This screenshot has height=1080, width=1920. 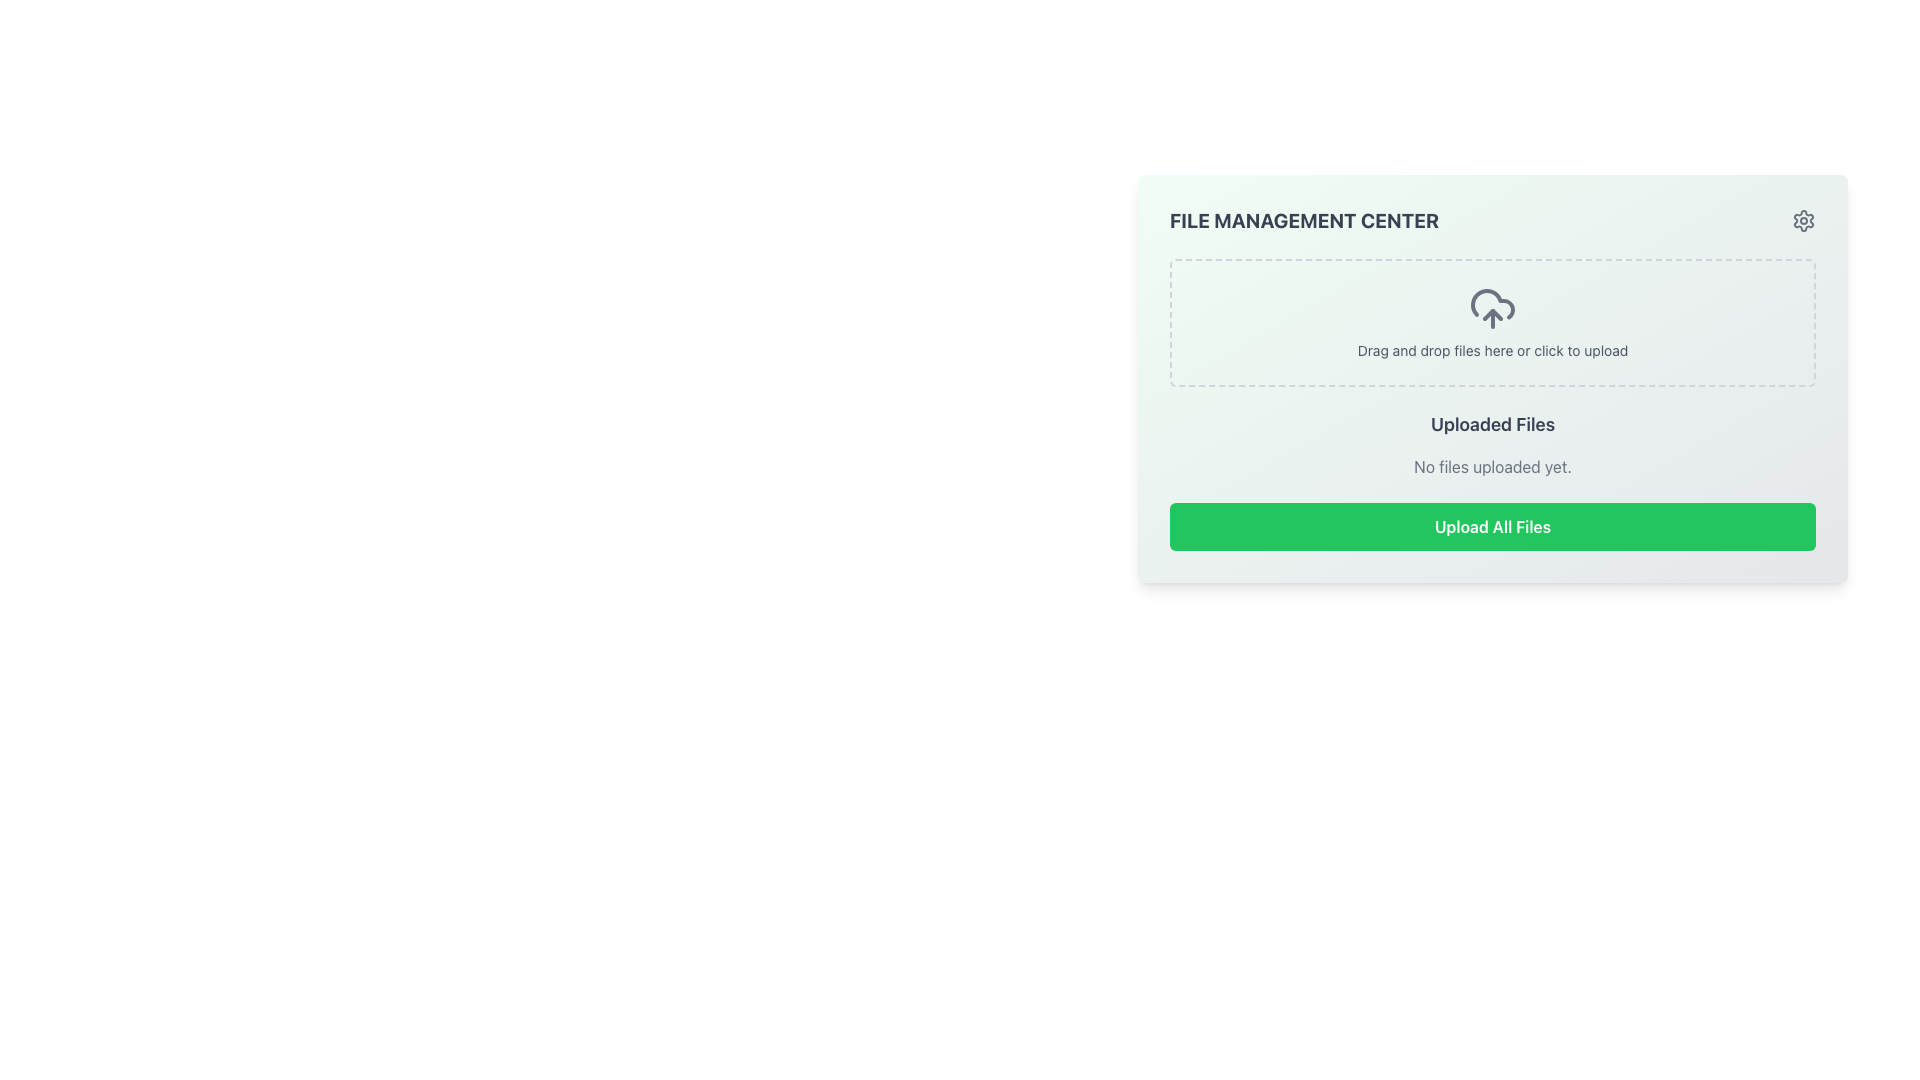 I want to click on and drop files into the transparent file input field located at the center of the file upload zone marked with dashed borders, so click(x=1492, y=322).